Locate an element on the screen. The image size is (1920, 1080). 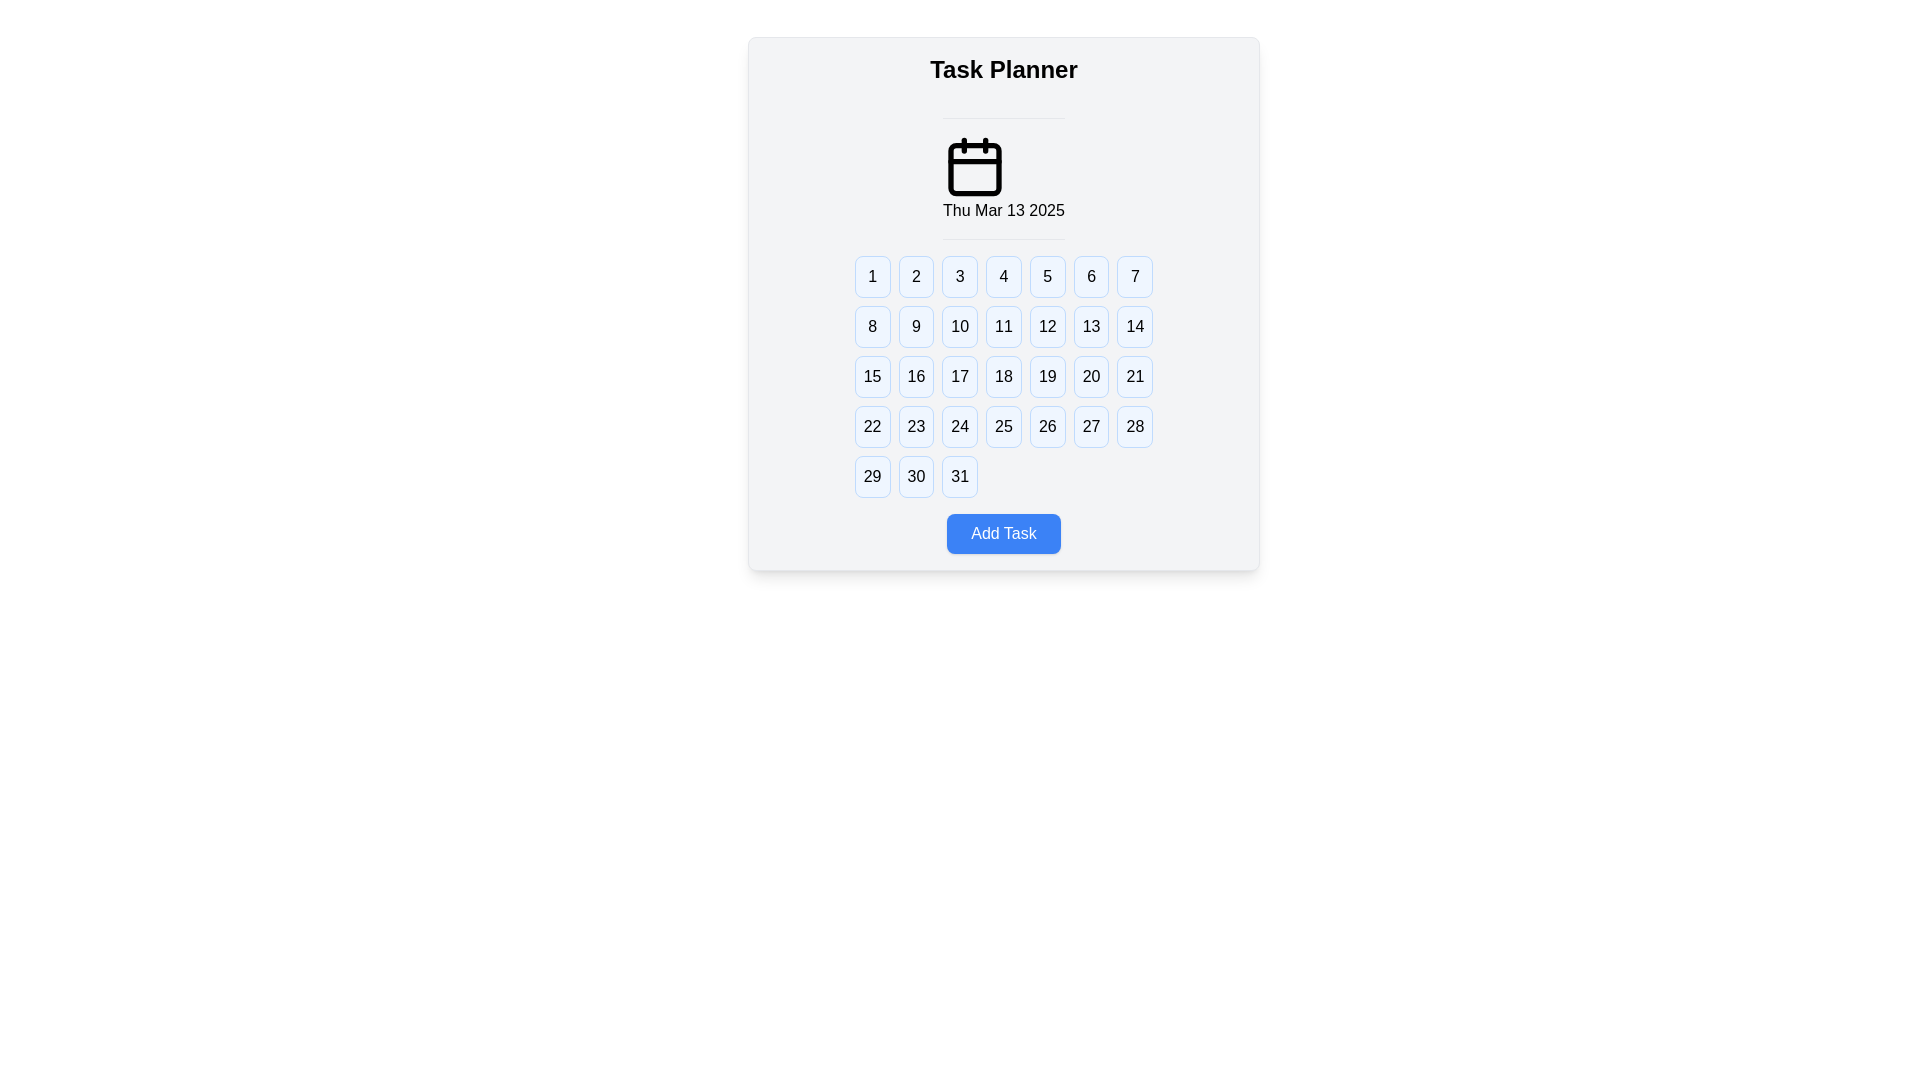
the square button with rounded corners and light blue background that contains the text '14' is located at coordinates (1134, 326).